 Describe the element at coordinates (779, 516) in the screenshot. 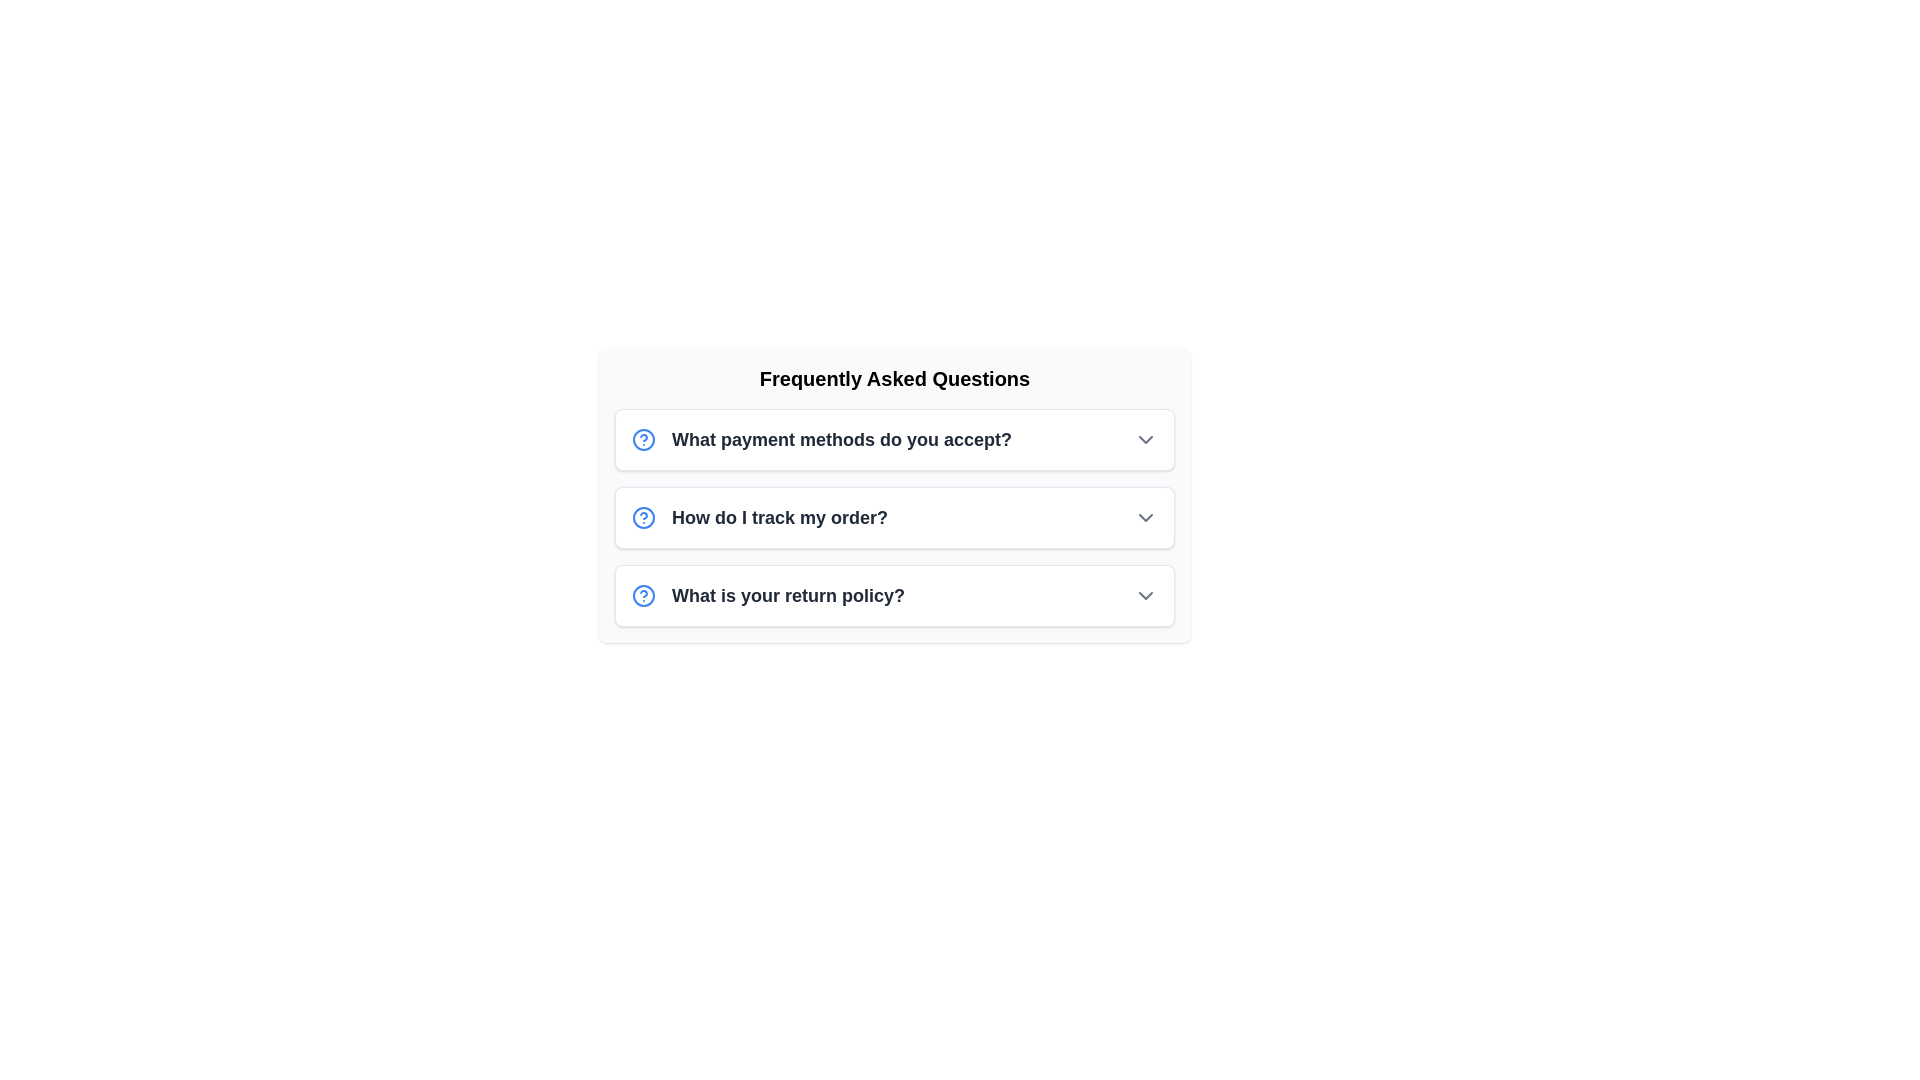

I see `the second question in the FAQ section about tracking orders, located between 'What payment methods do you accept?' and 'What is your return policy?'` at that location.